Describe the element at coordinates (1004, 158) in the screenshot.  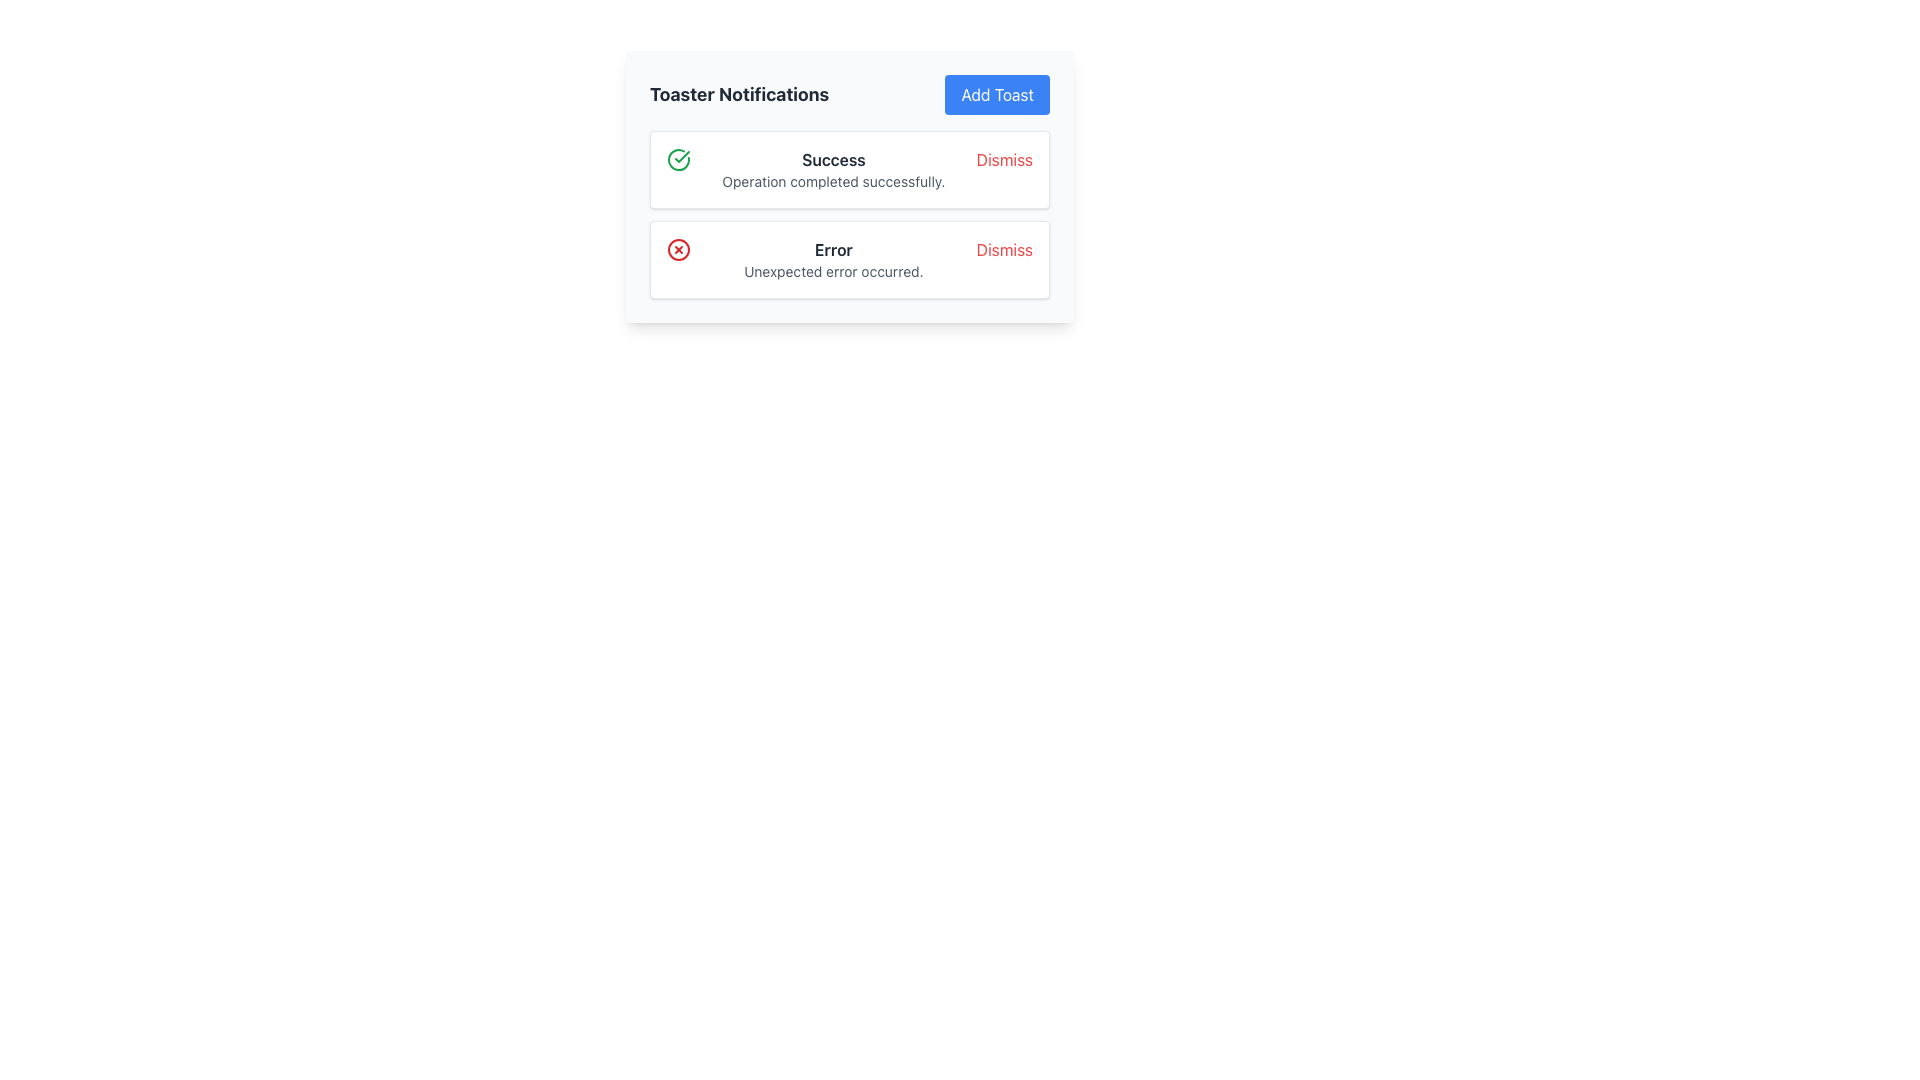
I see `the 'Dismiss' button, which is a red text label located at the top-right corner of the success notification, to observe its style change` at that location.